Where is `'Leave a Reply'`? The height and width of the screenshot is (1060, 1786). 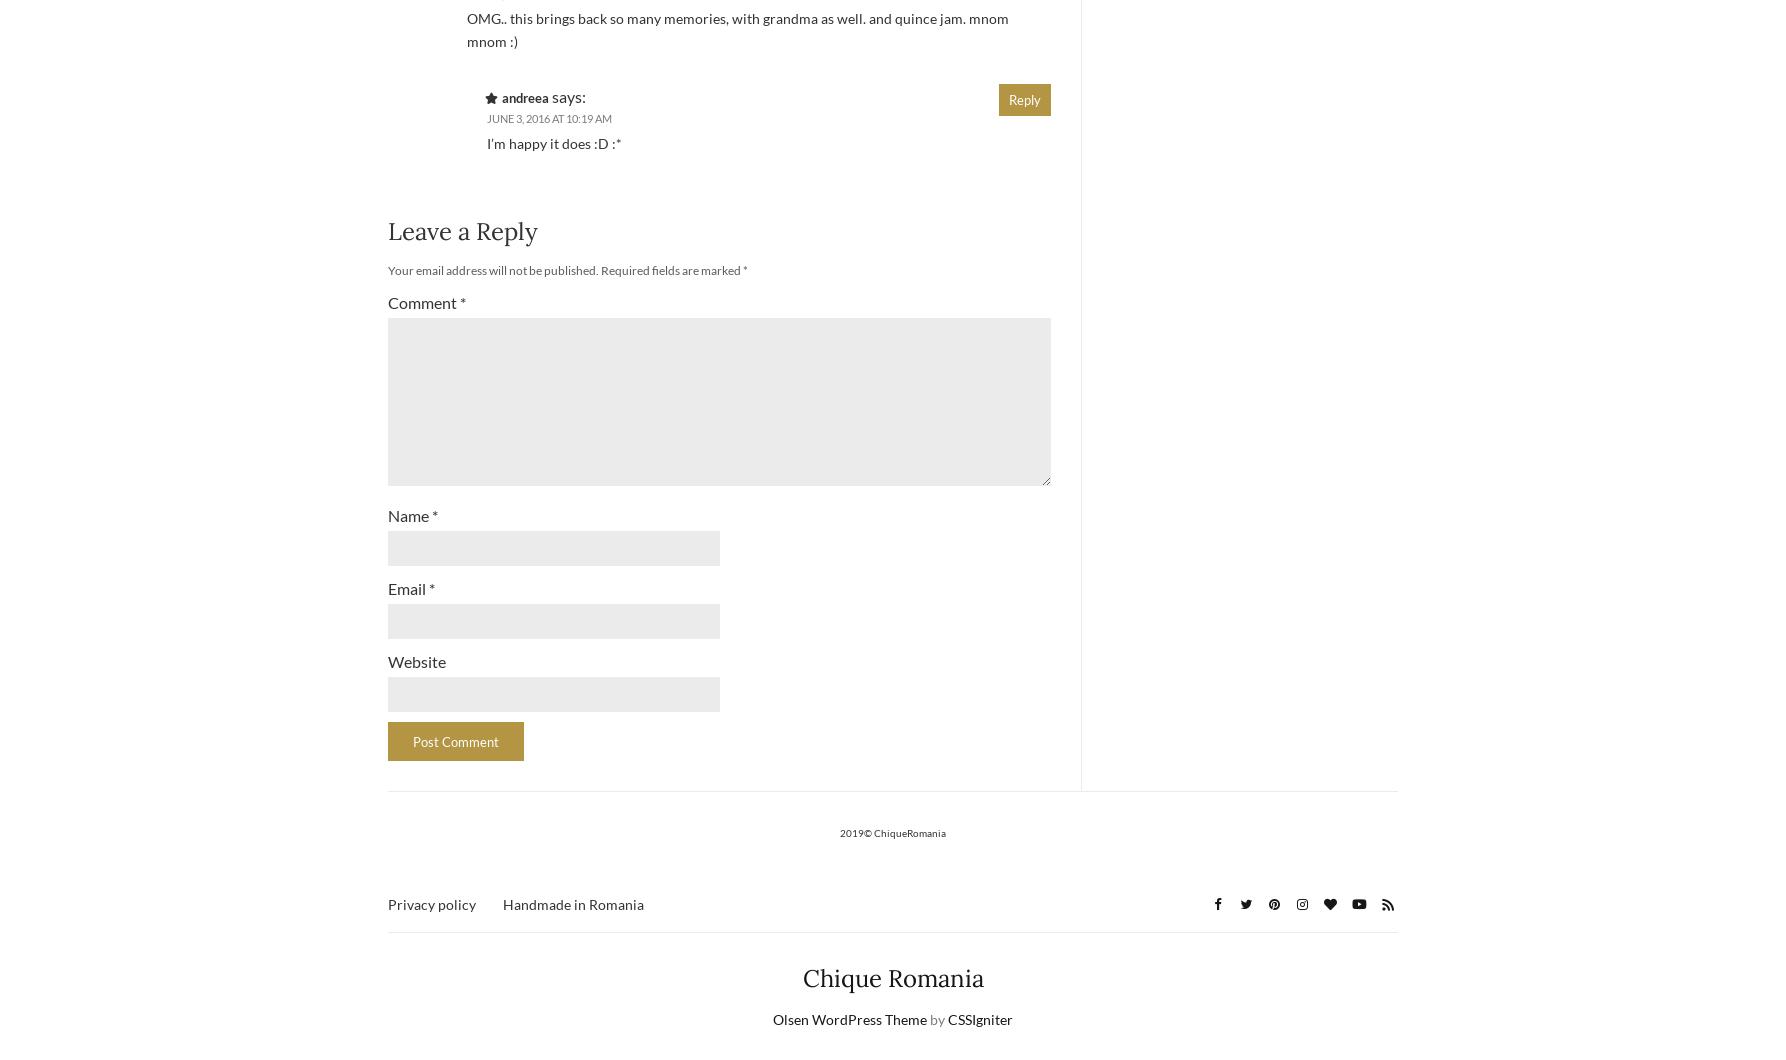 'Leave a Reply' is located at coordinates (461, 229).